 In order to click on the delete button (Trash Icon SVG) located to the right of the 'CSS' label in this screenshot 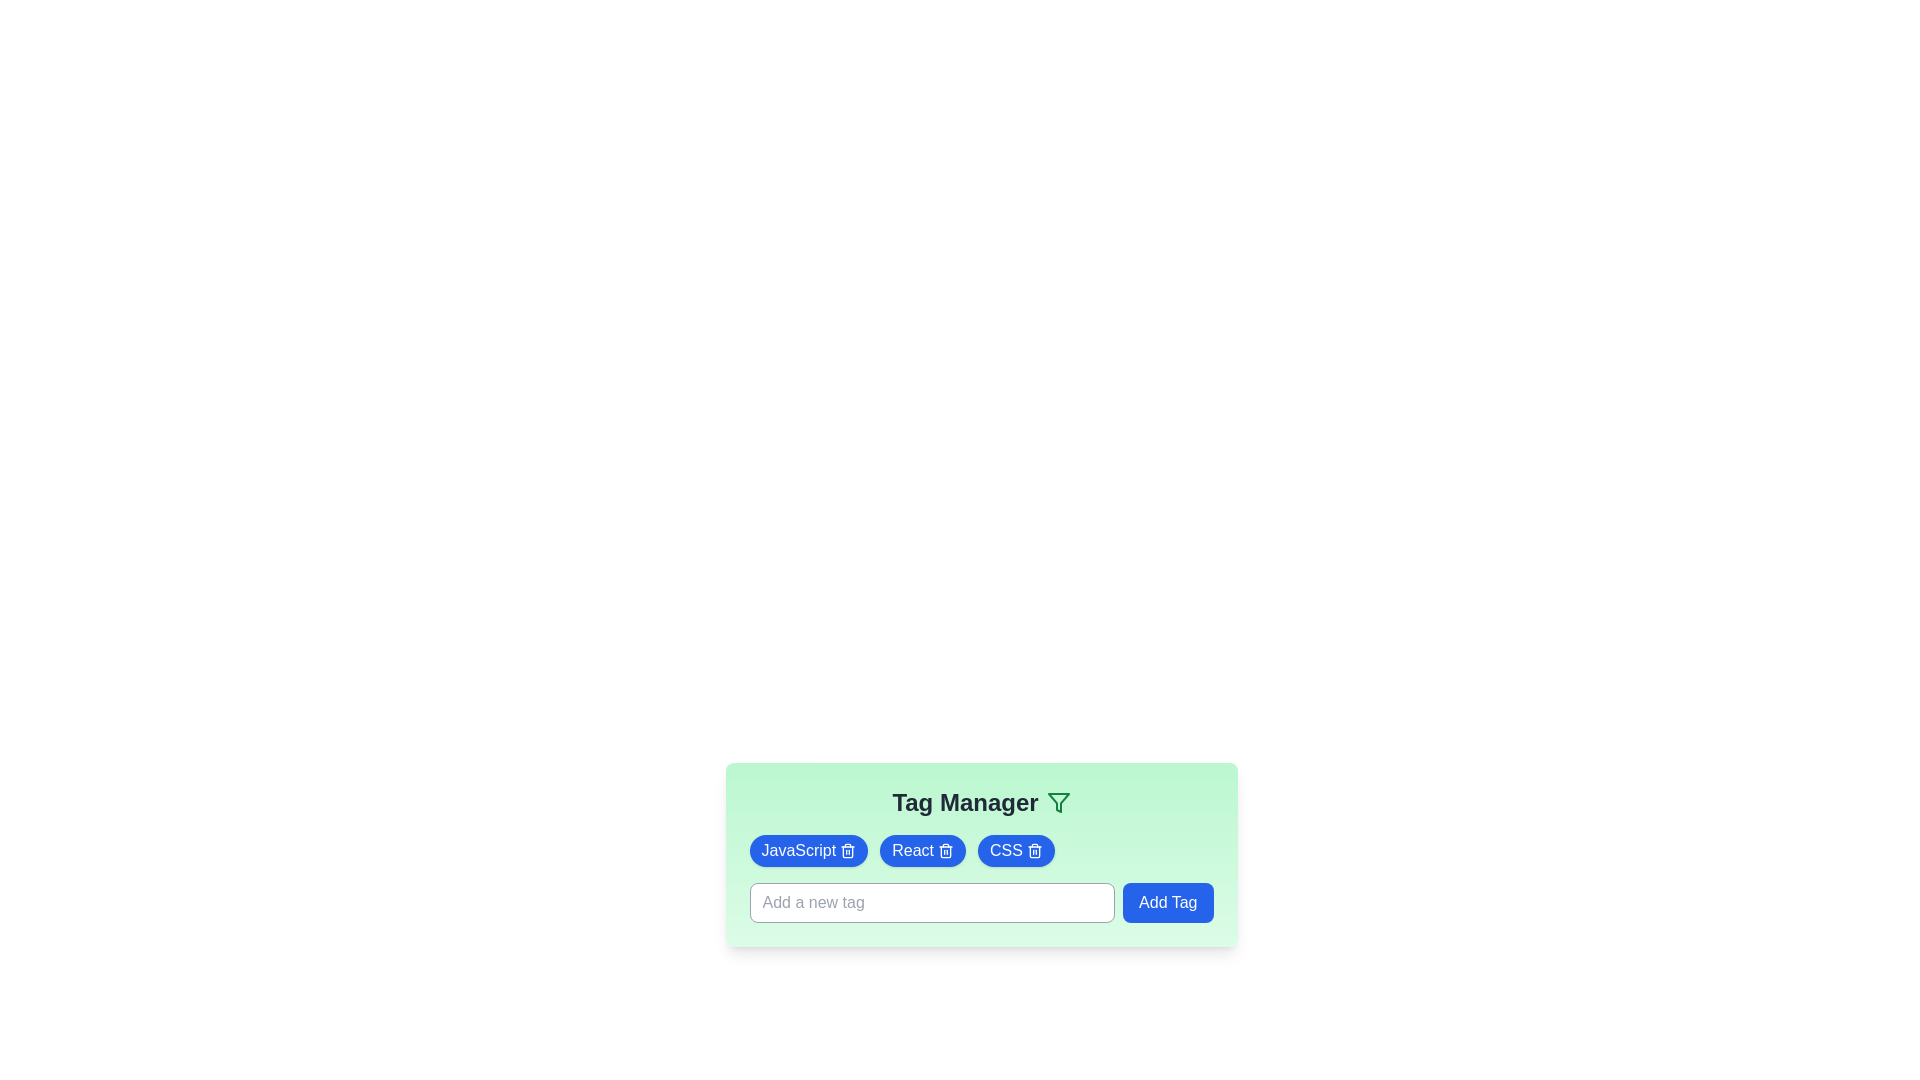, I will do `click(1034, 851)`.